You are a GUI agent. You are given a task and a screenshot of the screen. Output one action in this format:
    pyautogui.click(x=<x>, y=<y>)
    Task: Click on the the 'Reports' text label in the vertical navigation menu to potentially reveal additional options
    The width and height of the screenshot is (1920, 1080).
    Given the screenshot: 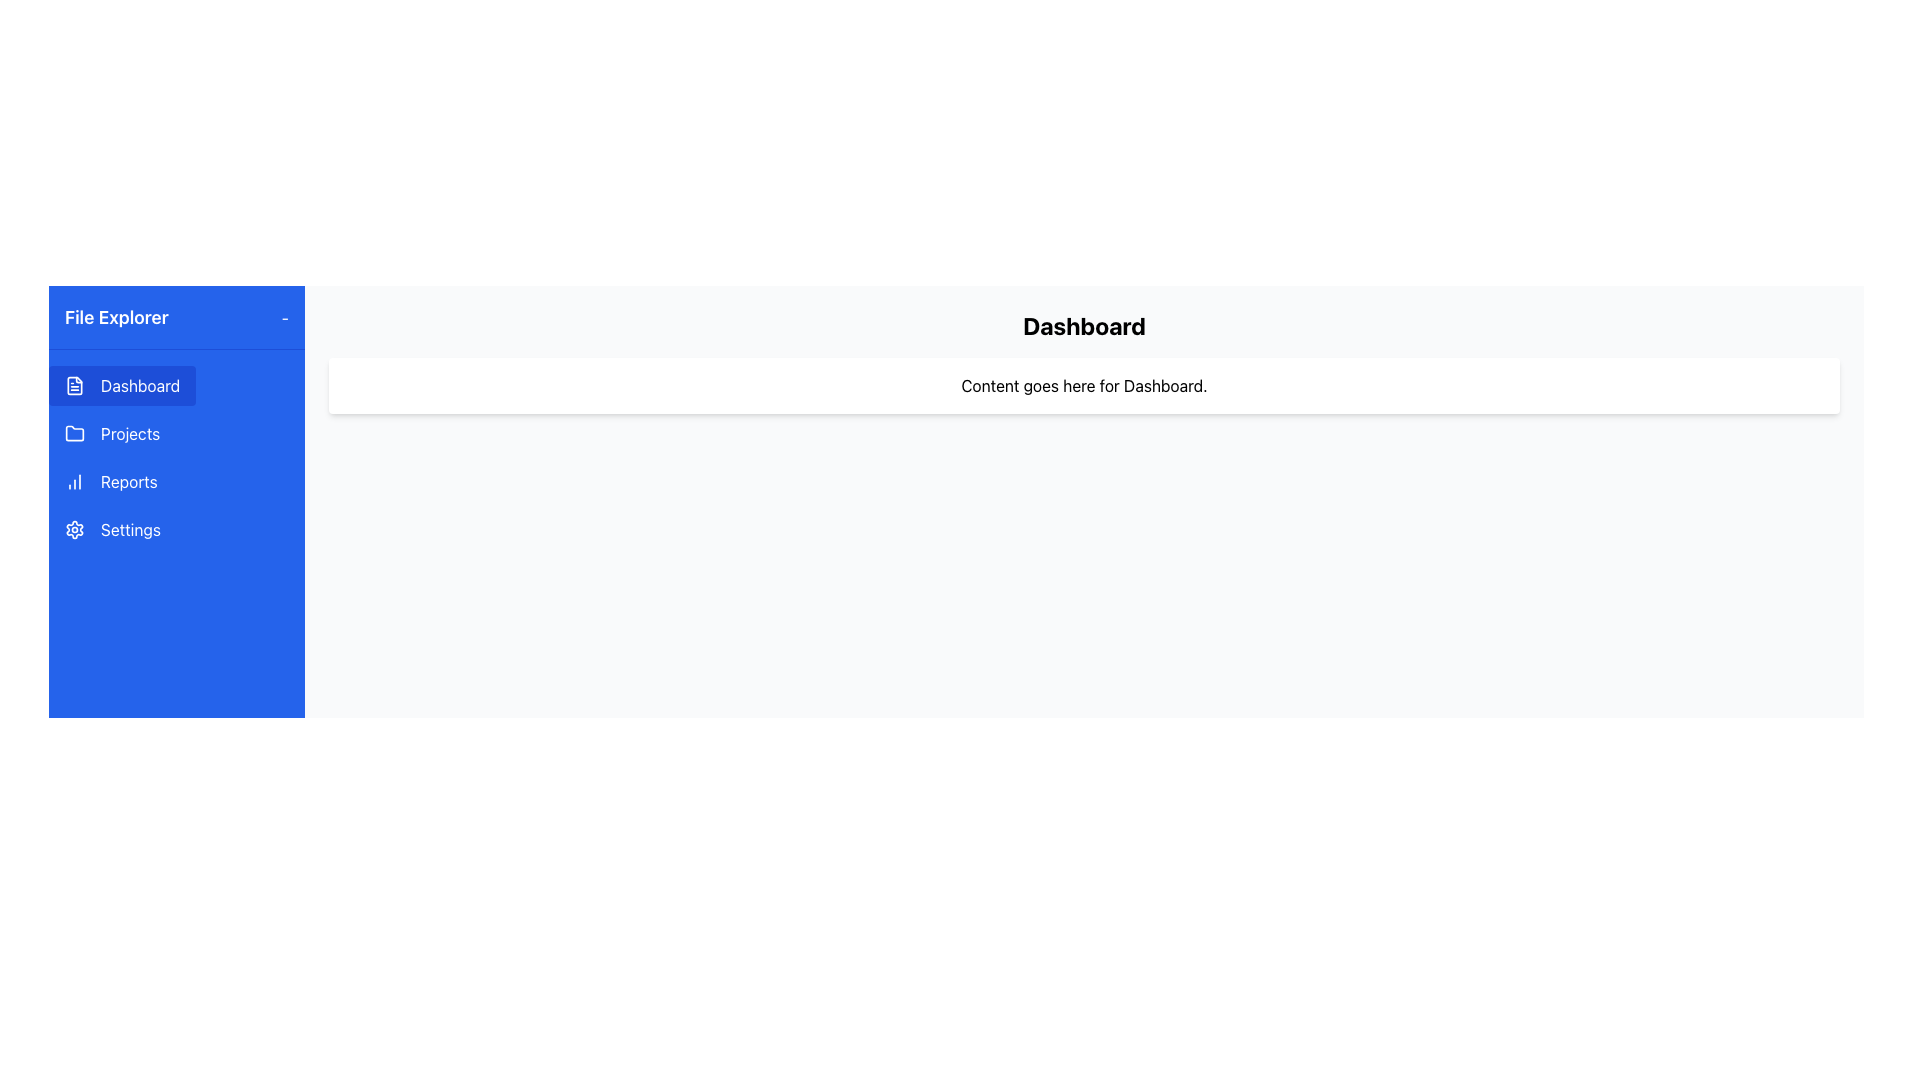 What is the action you would take?
    pyautogui.click(x=128, y=482)
    